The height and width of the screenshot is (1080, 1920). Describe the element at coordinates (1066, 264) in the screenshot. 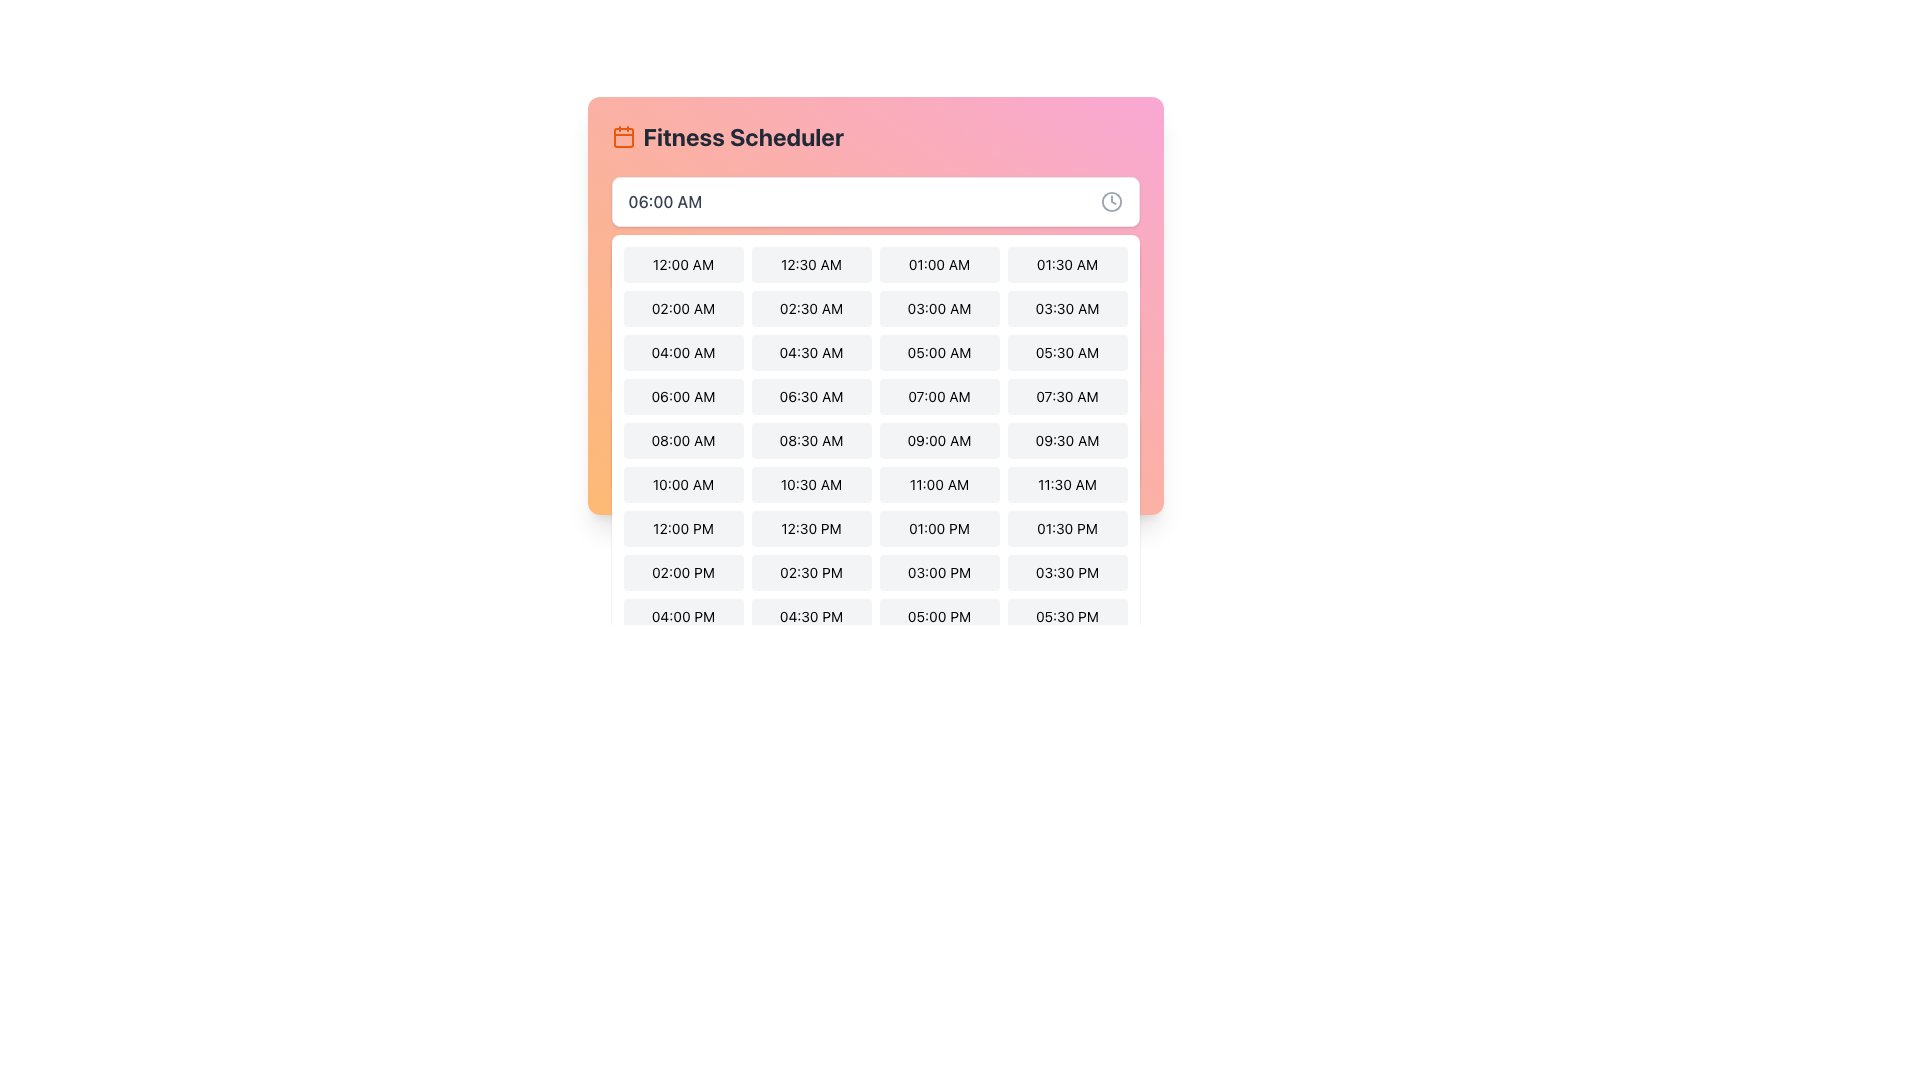

I see `the rectangular button labeled '01:30 AM' by` at that location.